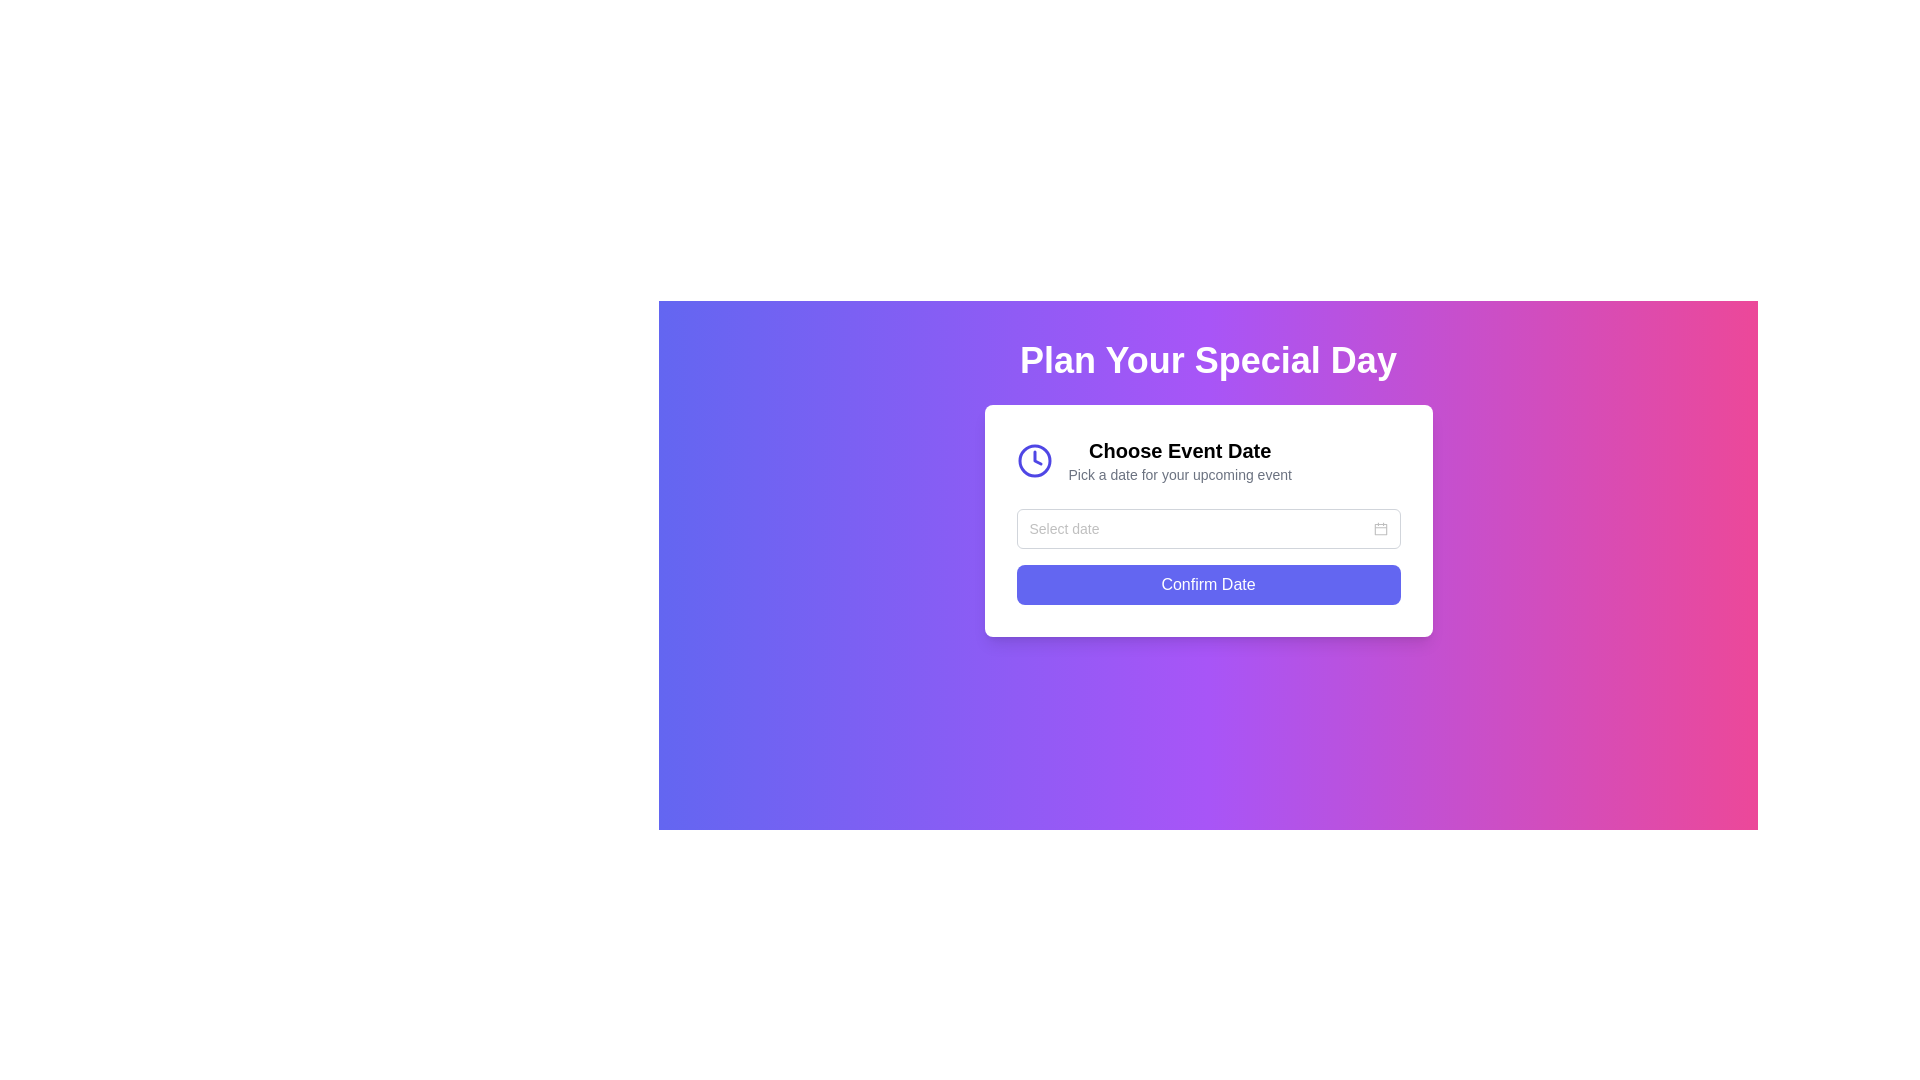 This screenshot has width=1920, height=1080. What do you see at coordinates (1207, 461) in the screenshot?
I see `the informational text block with an icon located under the title 'Plan Your Special Day', which provides guidance for choosing a date for an event` at bounding box center [1207, 461].